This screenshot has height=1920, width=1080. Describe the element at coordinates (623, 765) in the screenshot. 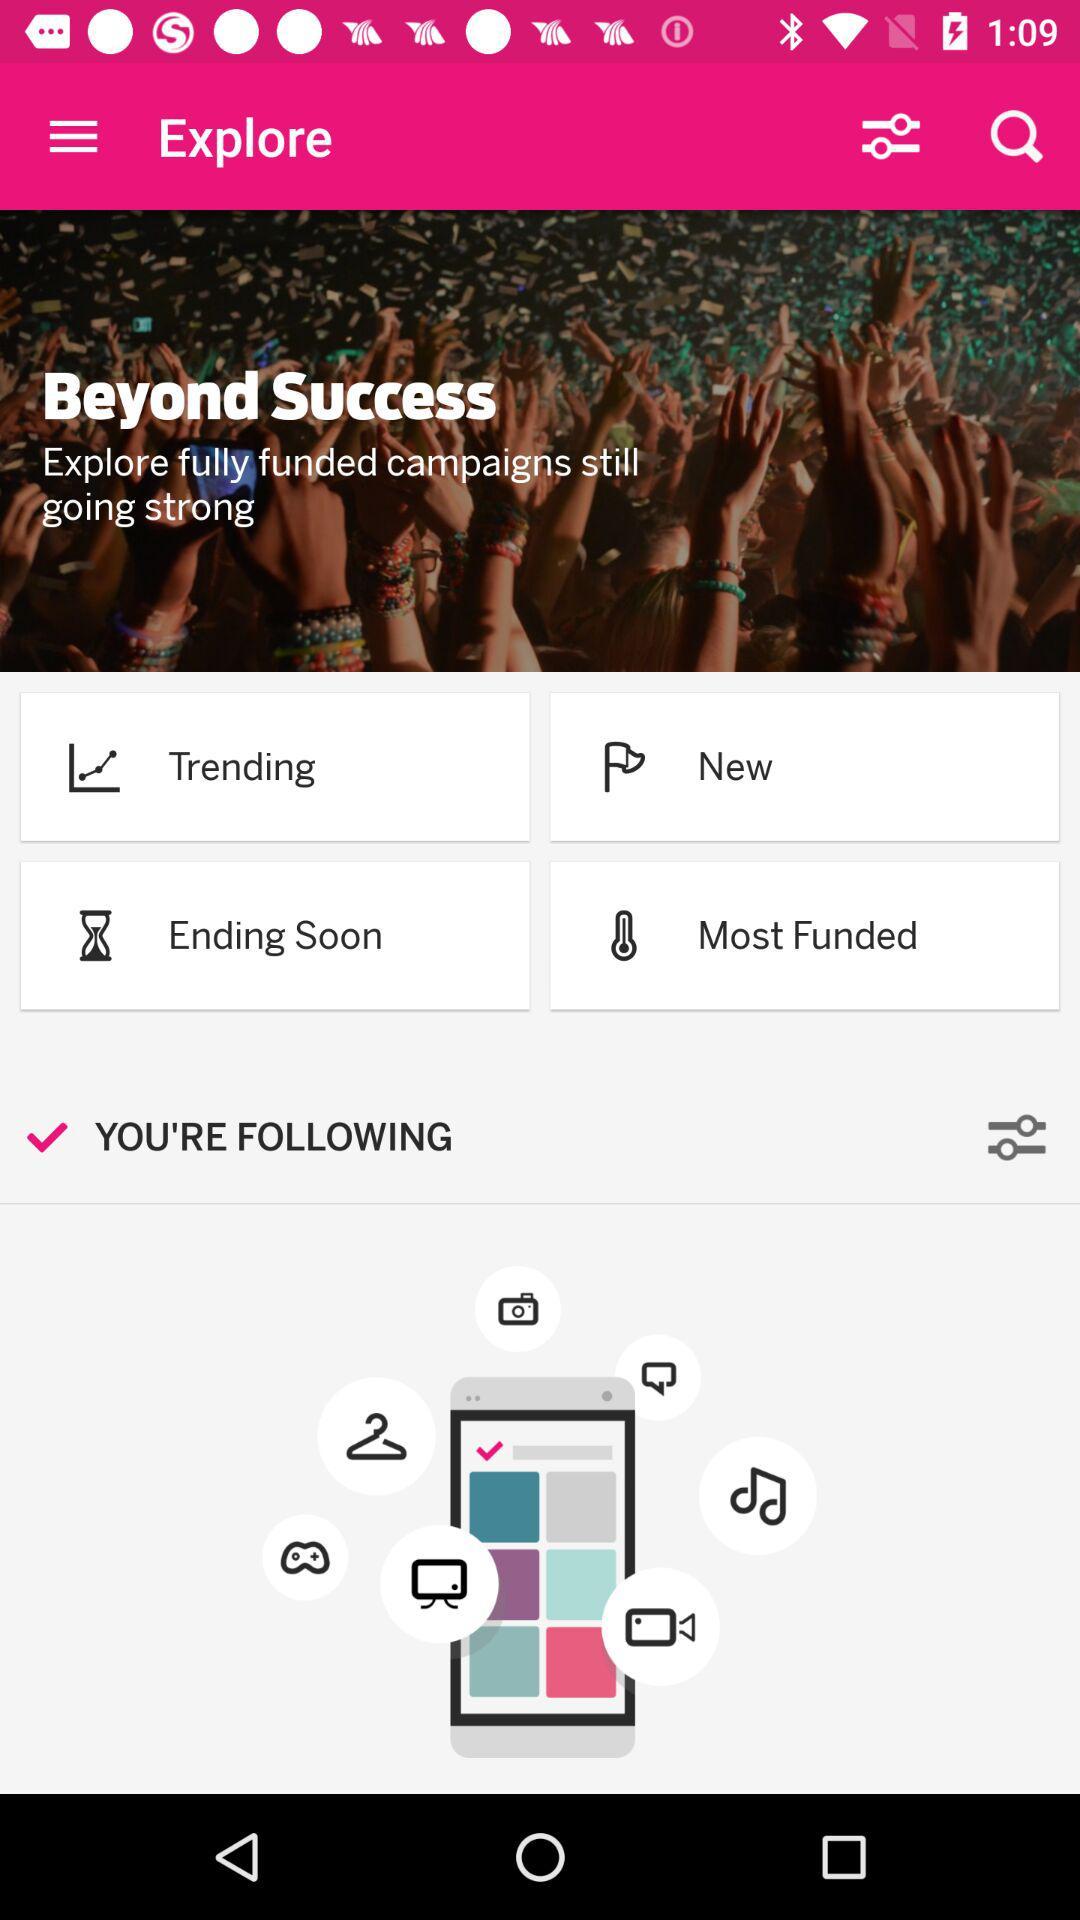

I see `item to the right of the trending icon` at that location.